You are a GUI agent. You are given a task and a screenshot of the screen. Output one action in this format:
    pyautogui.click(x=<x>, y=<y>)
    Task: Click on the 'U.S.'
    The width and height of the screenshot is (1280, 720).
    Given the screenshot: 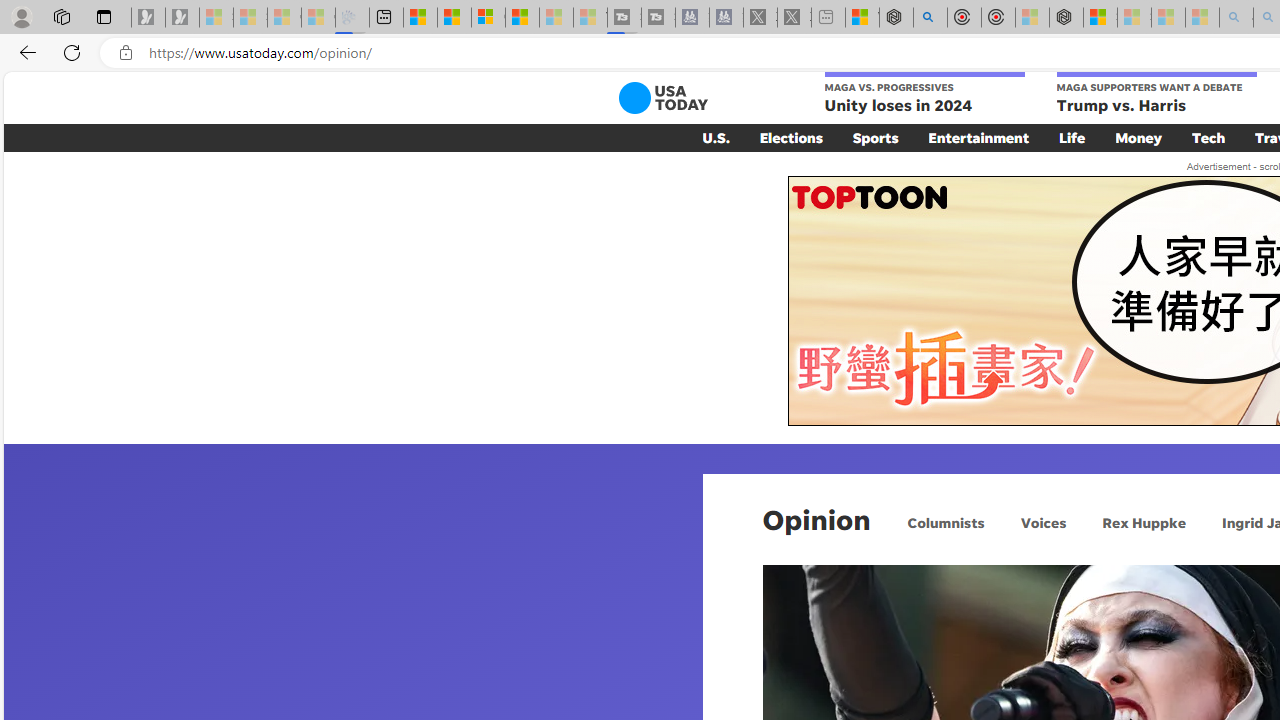 What is the action you would take?
    pyautogui.click(x=716, y=136)
    